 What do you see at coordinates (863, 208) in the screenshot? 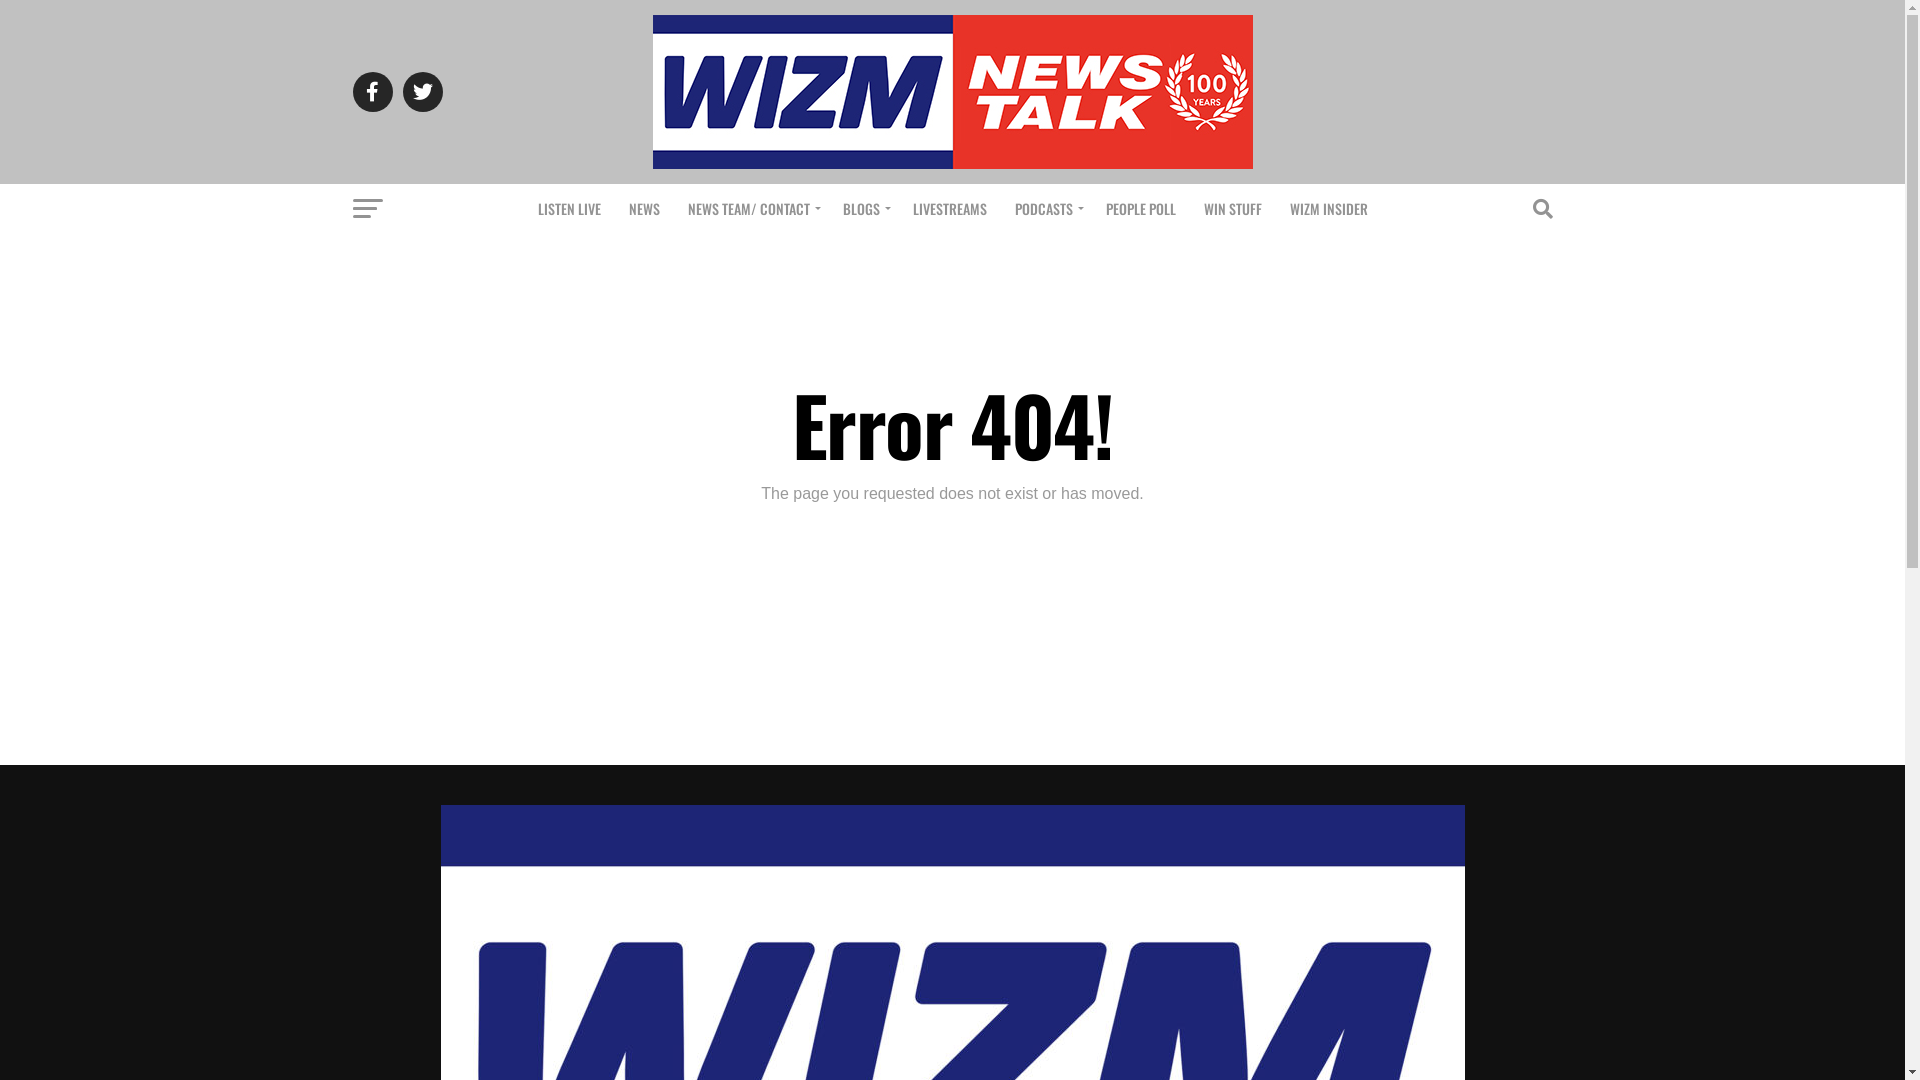
I see `'BLOGS'` at bounding box center [863, 208].